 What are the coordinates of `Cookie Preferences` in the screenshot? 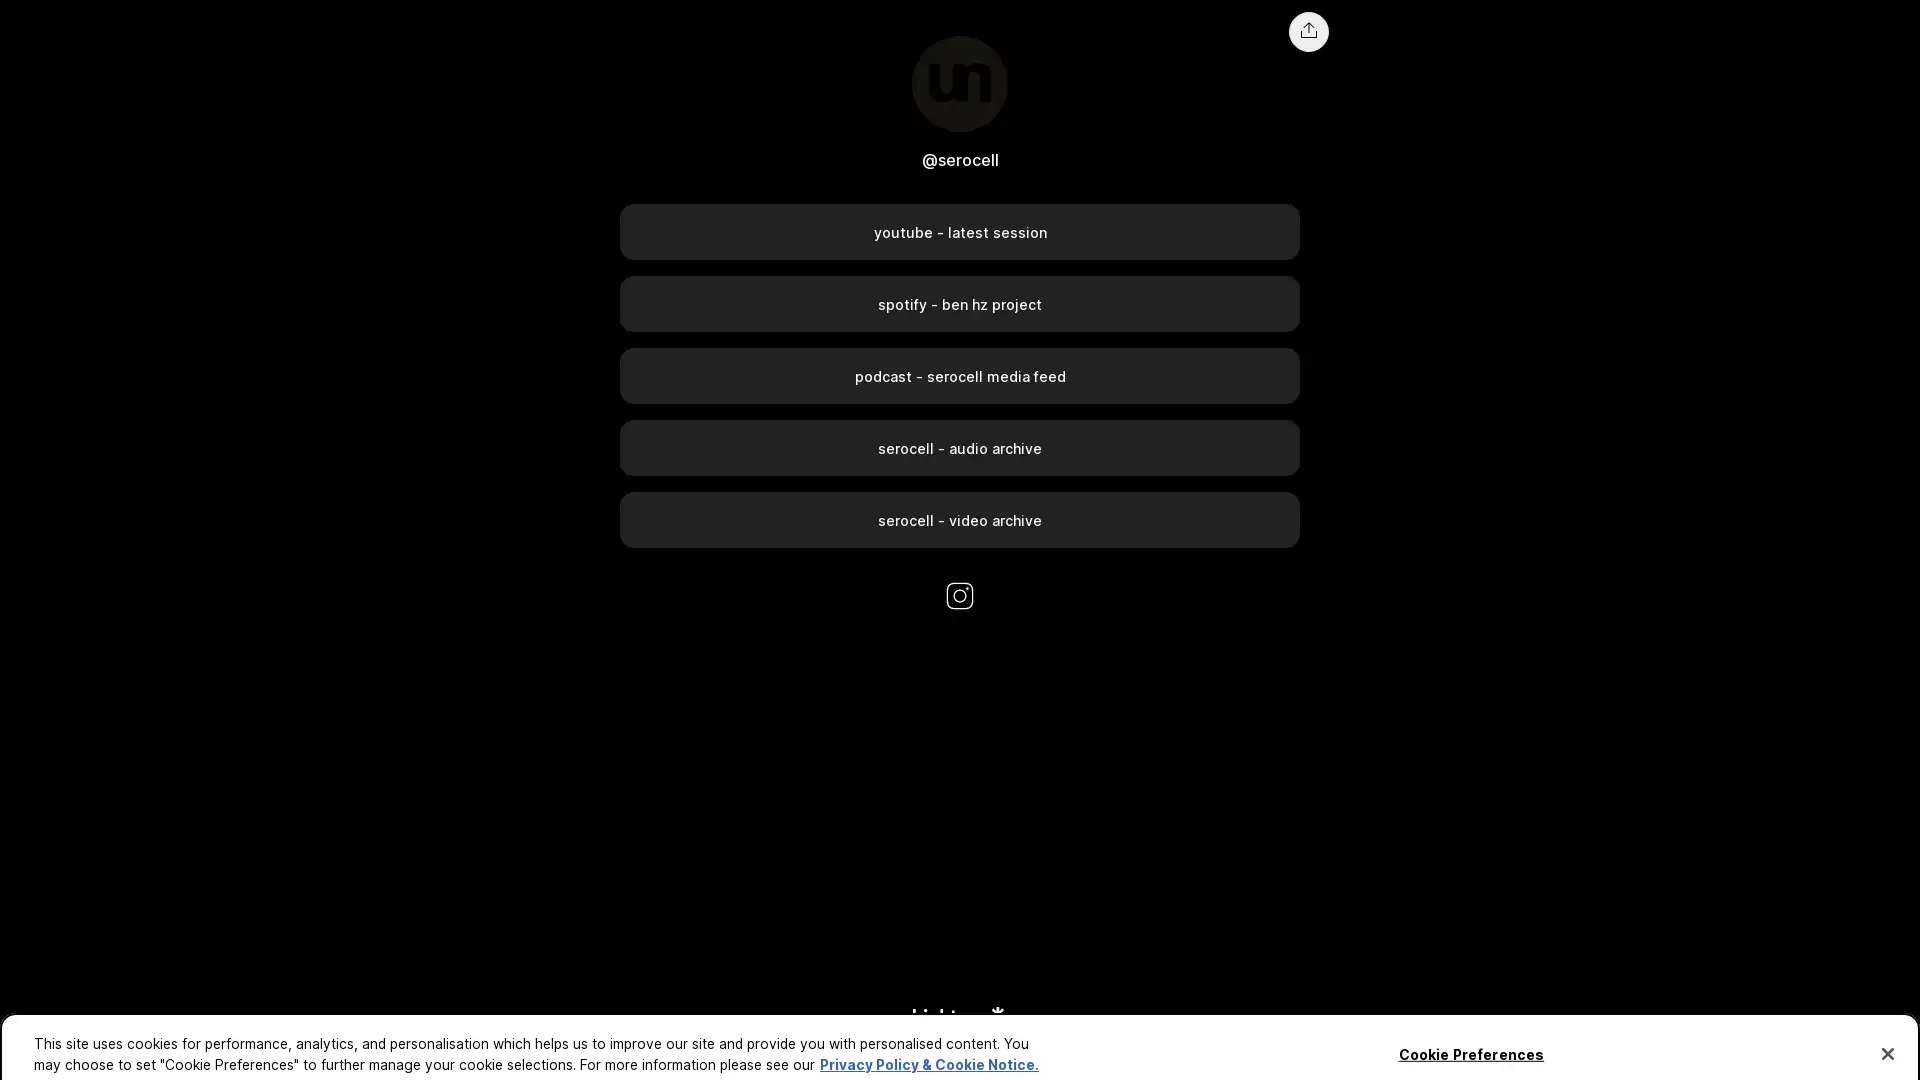 It's located at (53, 1050).